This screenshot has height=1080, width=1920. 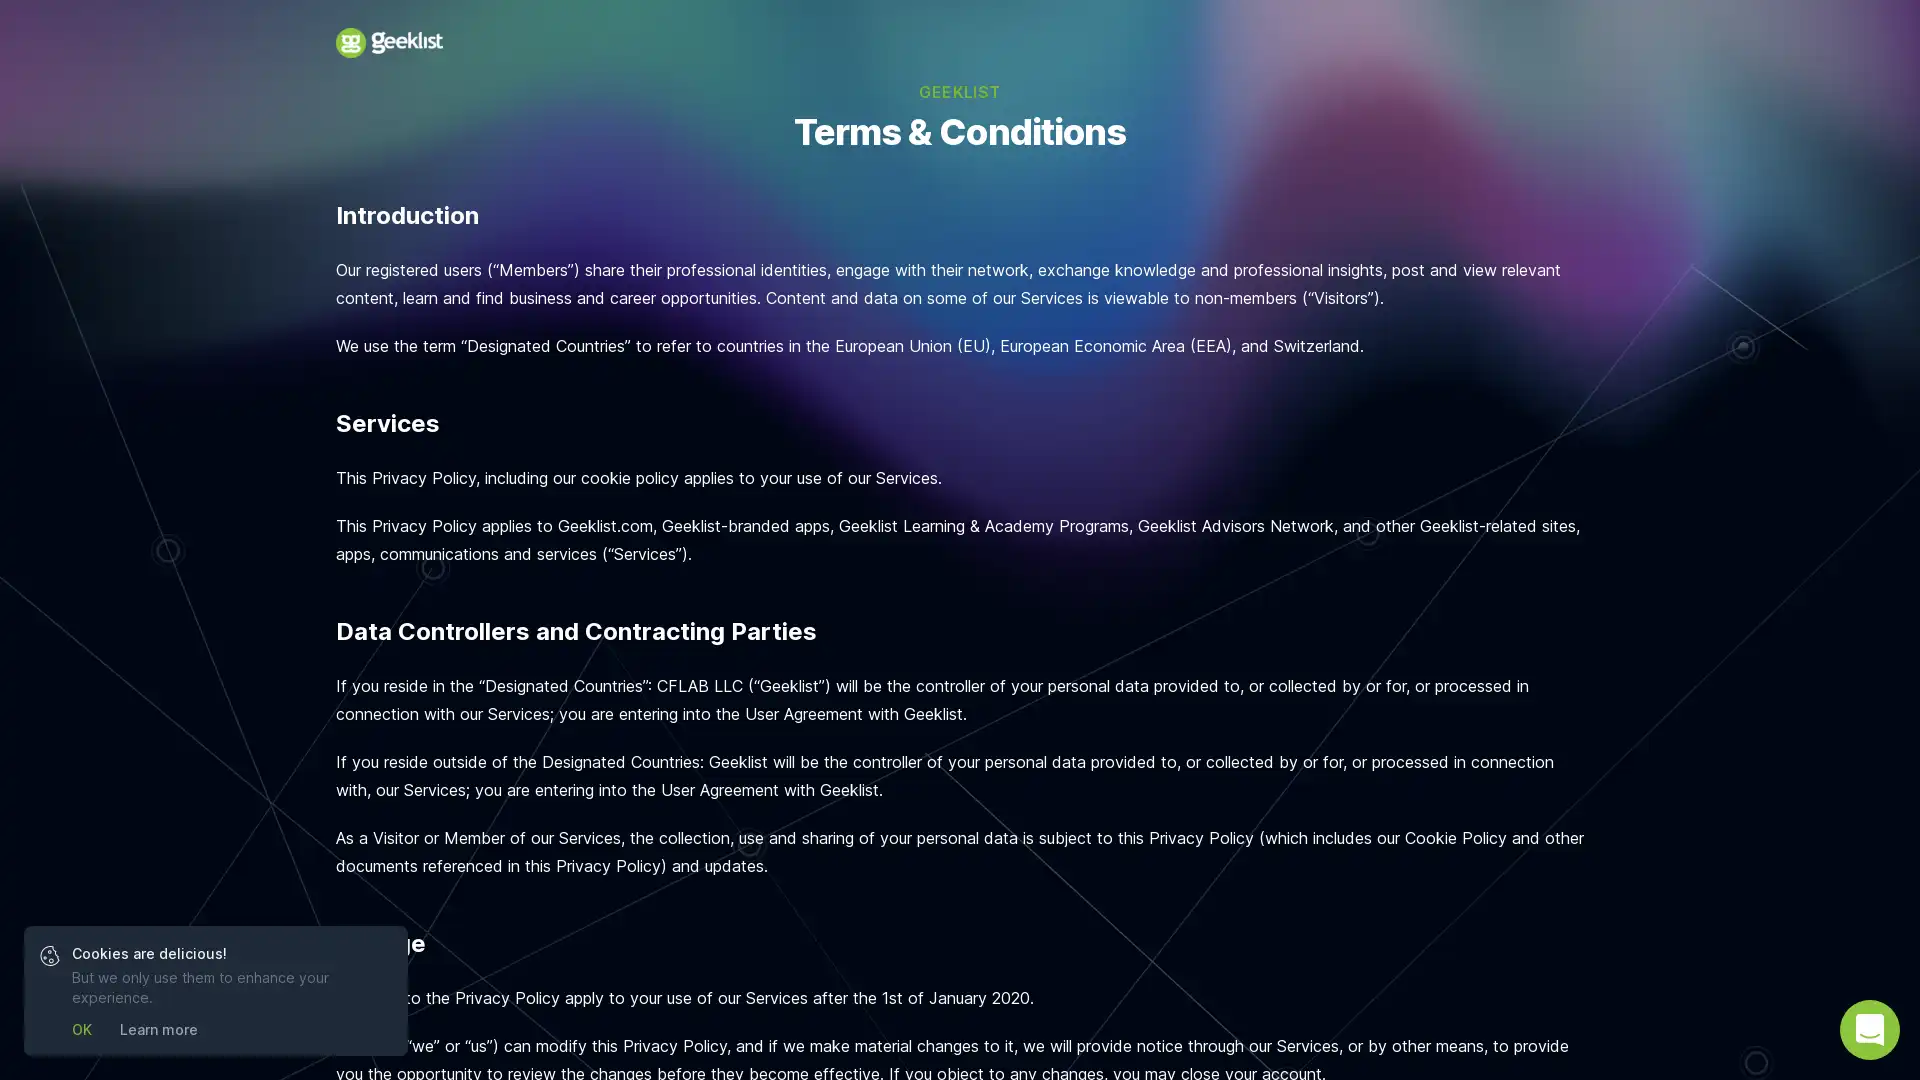 What do you see at coordinates (80, 1029) in the screenshot?
I see `OK` at bounding box center [80, 1029].